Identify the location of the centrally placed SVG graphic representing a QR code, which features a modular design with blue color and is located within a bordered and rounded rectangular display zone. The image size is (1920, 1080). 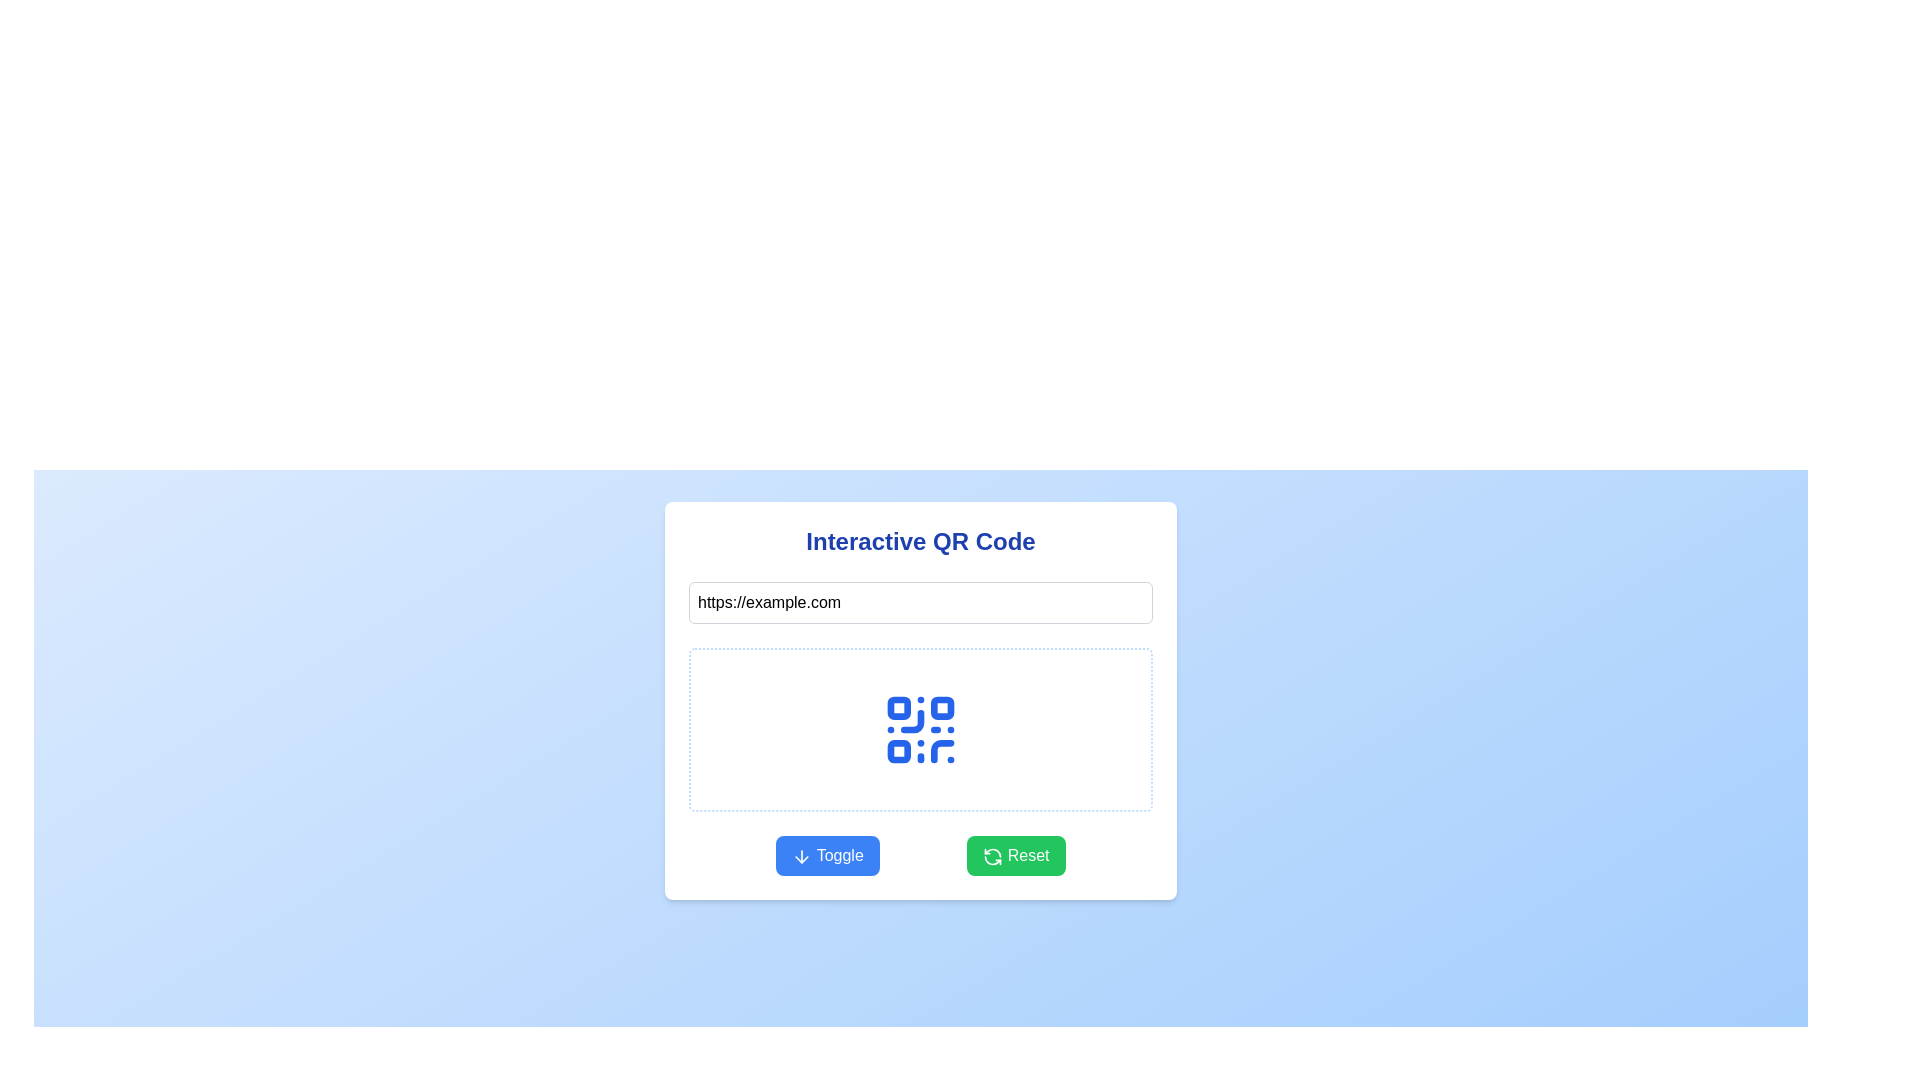
(920, 729).